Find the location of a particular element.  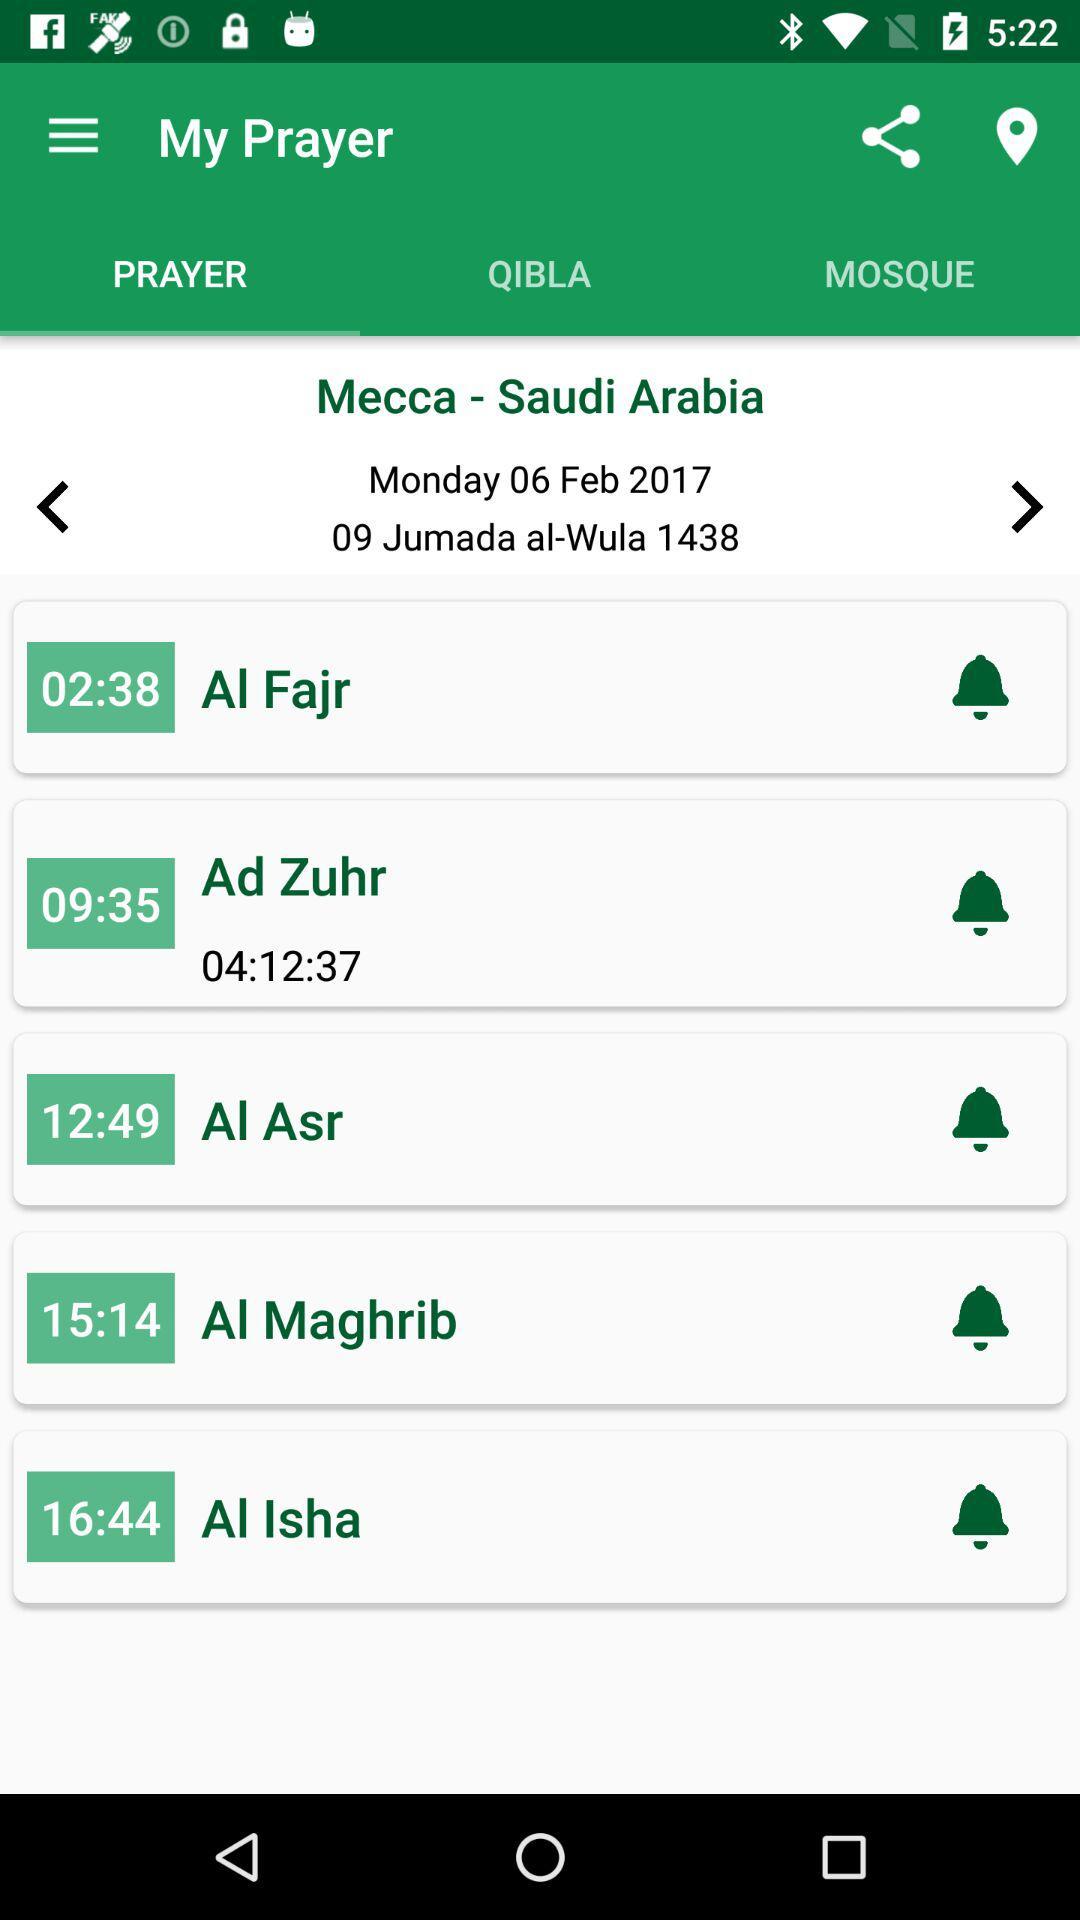

the item above 09:35 item is located at coordinates (100, 687).